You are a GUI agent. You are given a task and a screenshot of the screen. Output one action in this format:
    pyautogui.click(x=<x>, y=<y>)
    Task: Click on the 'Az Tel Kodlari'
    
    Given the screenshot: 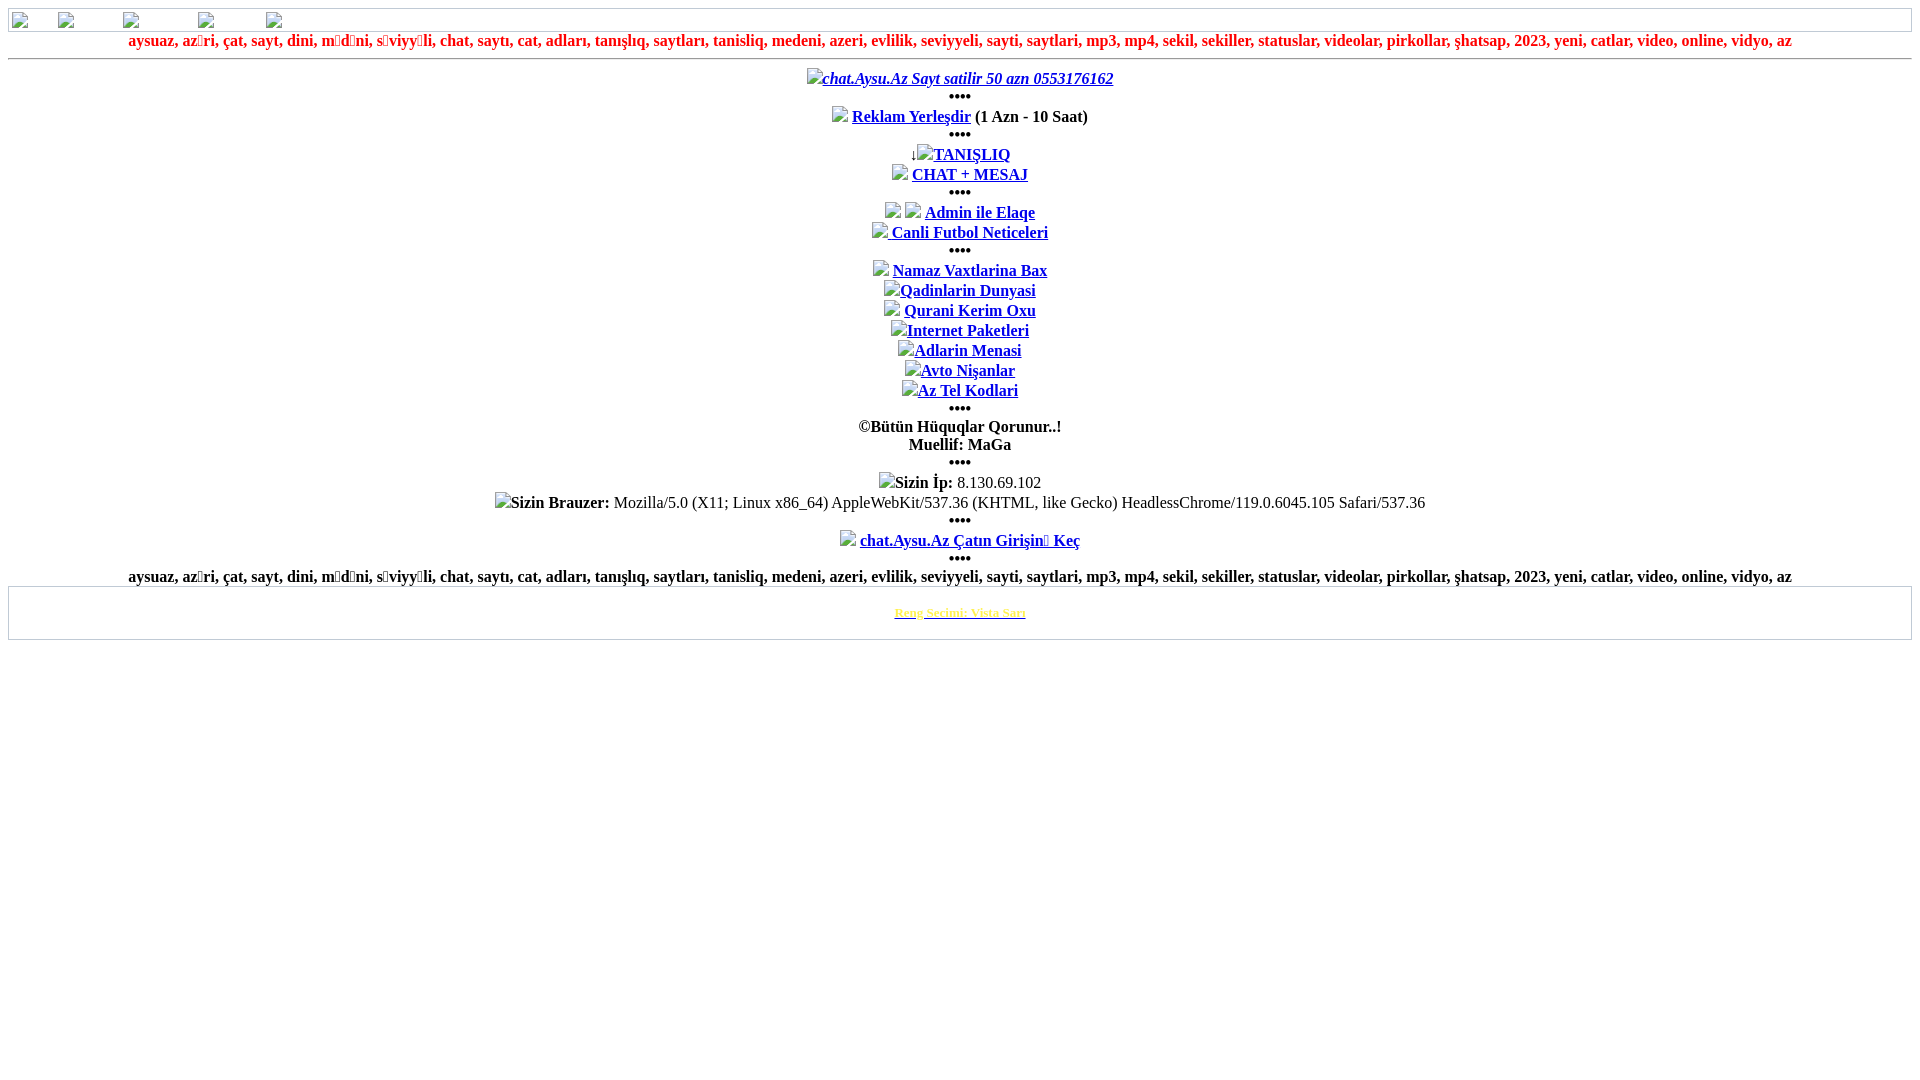 What is the action you would take?
    pyautogui.click(x=968, y=390)
    